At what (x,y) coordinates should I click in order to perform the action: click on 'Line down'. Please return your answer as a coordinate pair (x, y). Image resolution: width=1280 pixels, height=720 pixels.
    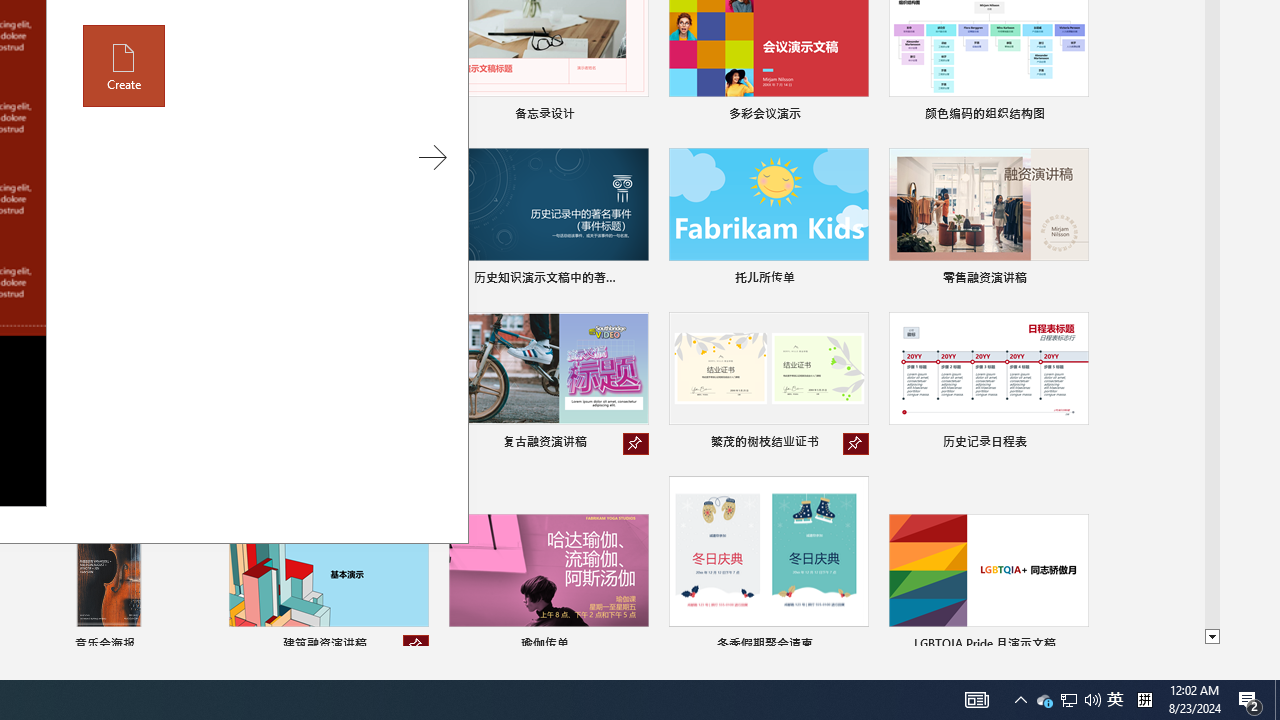
    Looking at the image, I should click on (1211, 637).